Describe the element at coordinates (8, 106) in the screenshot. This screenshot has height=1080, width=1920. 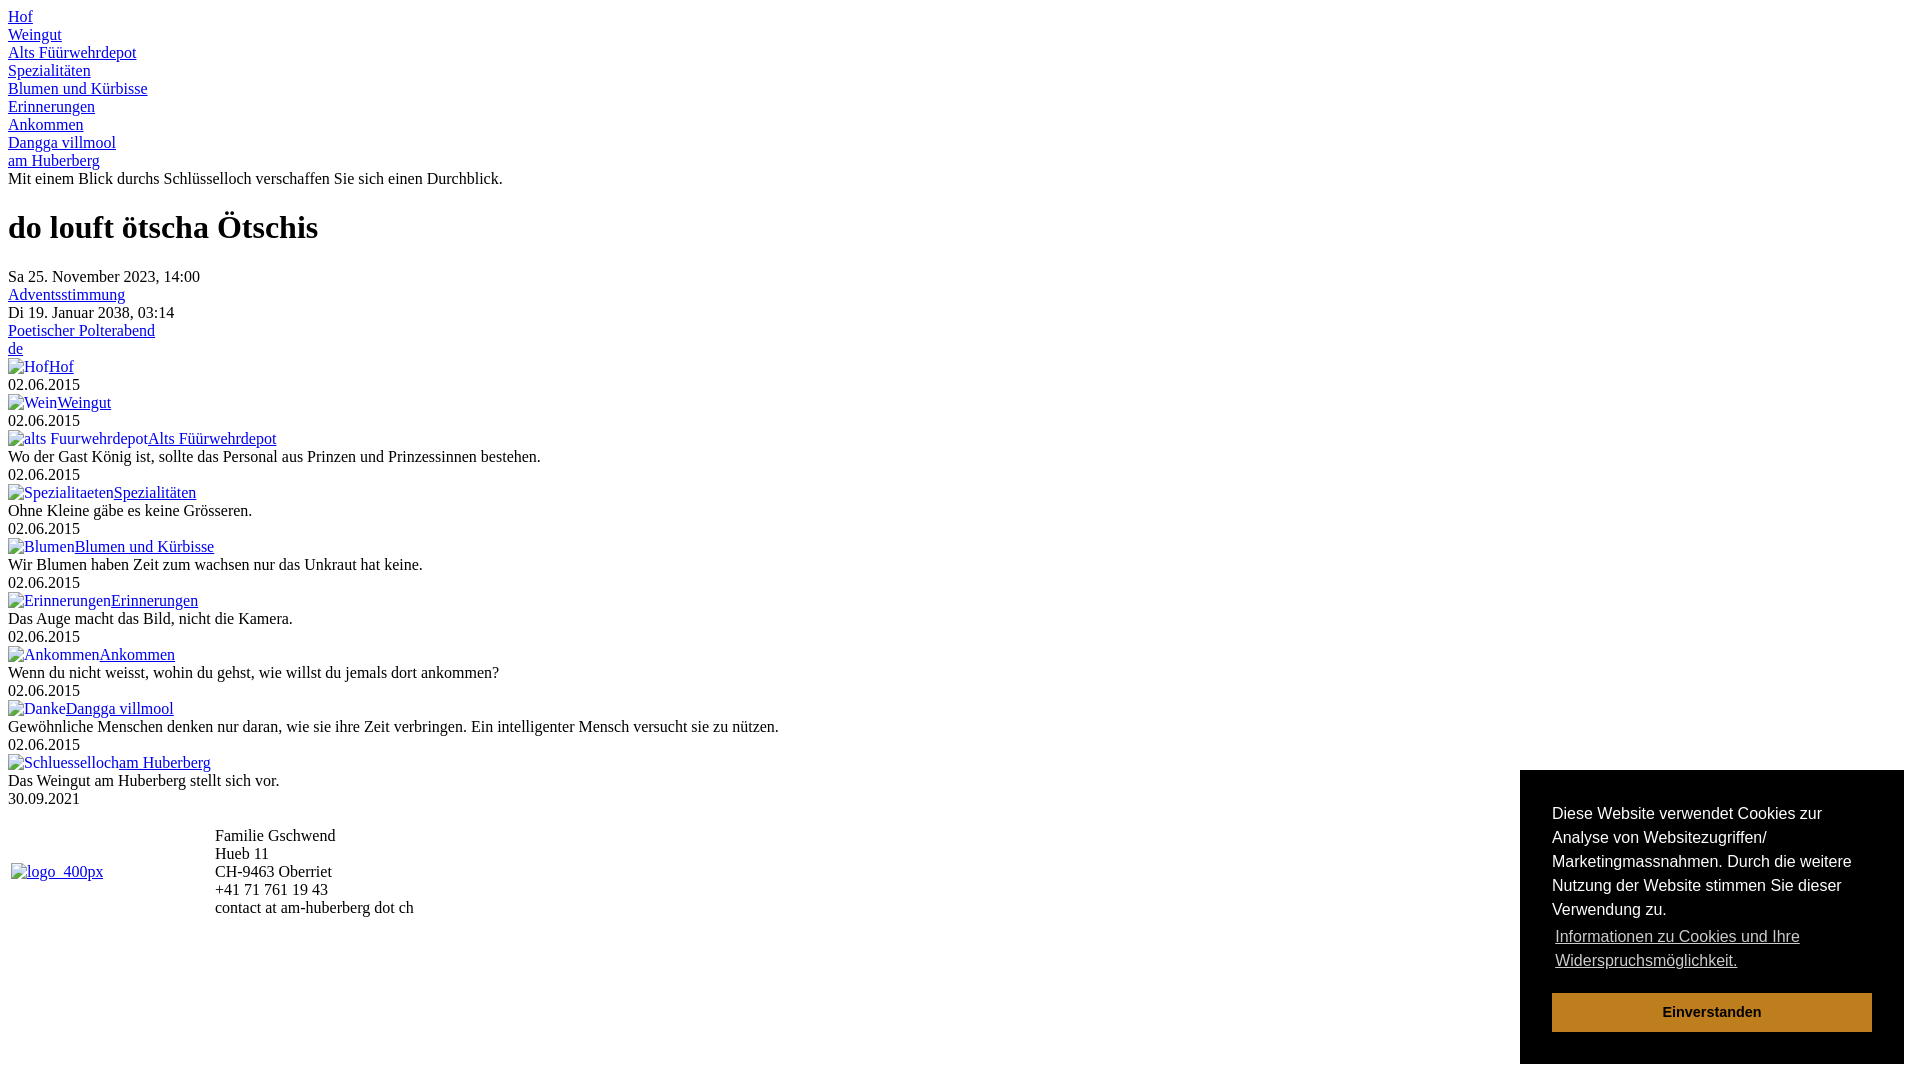
I see `'Erinnerungen'` at that location.